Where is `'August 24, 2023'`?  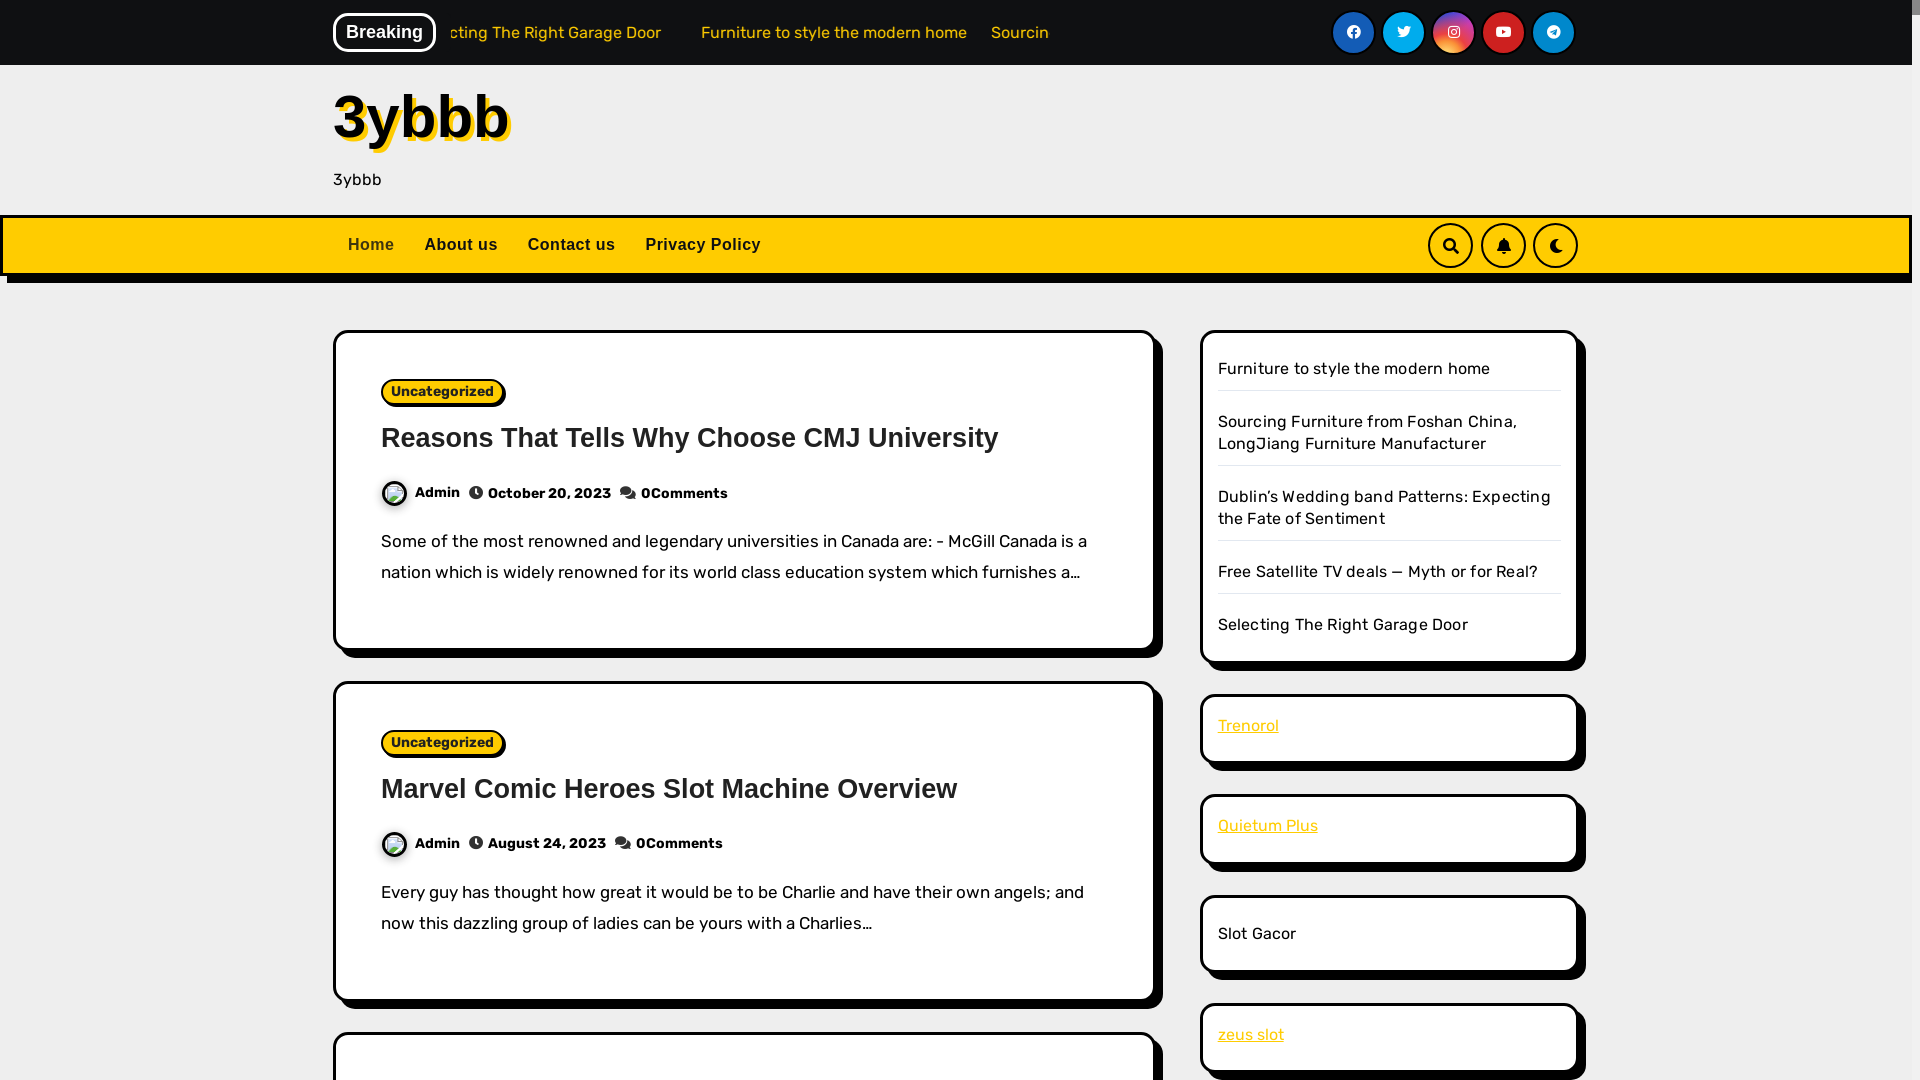 'August 24, 2023' is located at coordinates (547, 843).